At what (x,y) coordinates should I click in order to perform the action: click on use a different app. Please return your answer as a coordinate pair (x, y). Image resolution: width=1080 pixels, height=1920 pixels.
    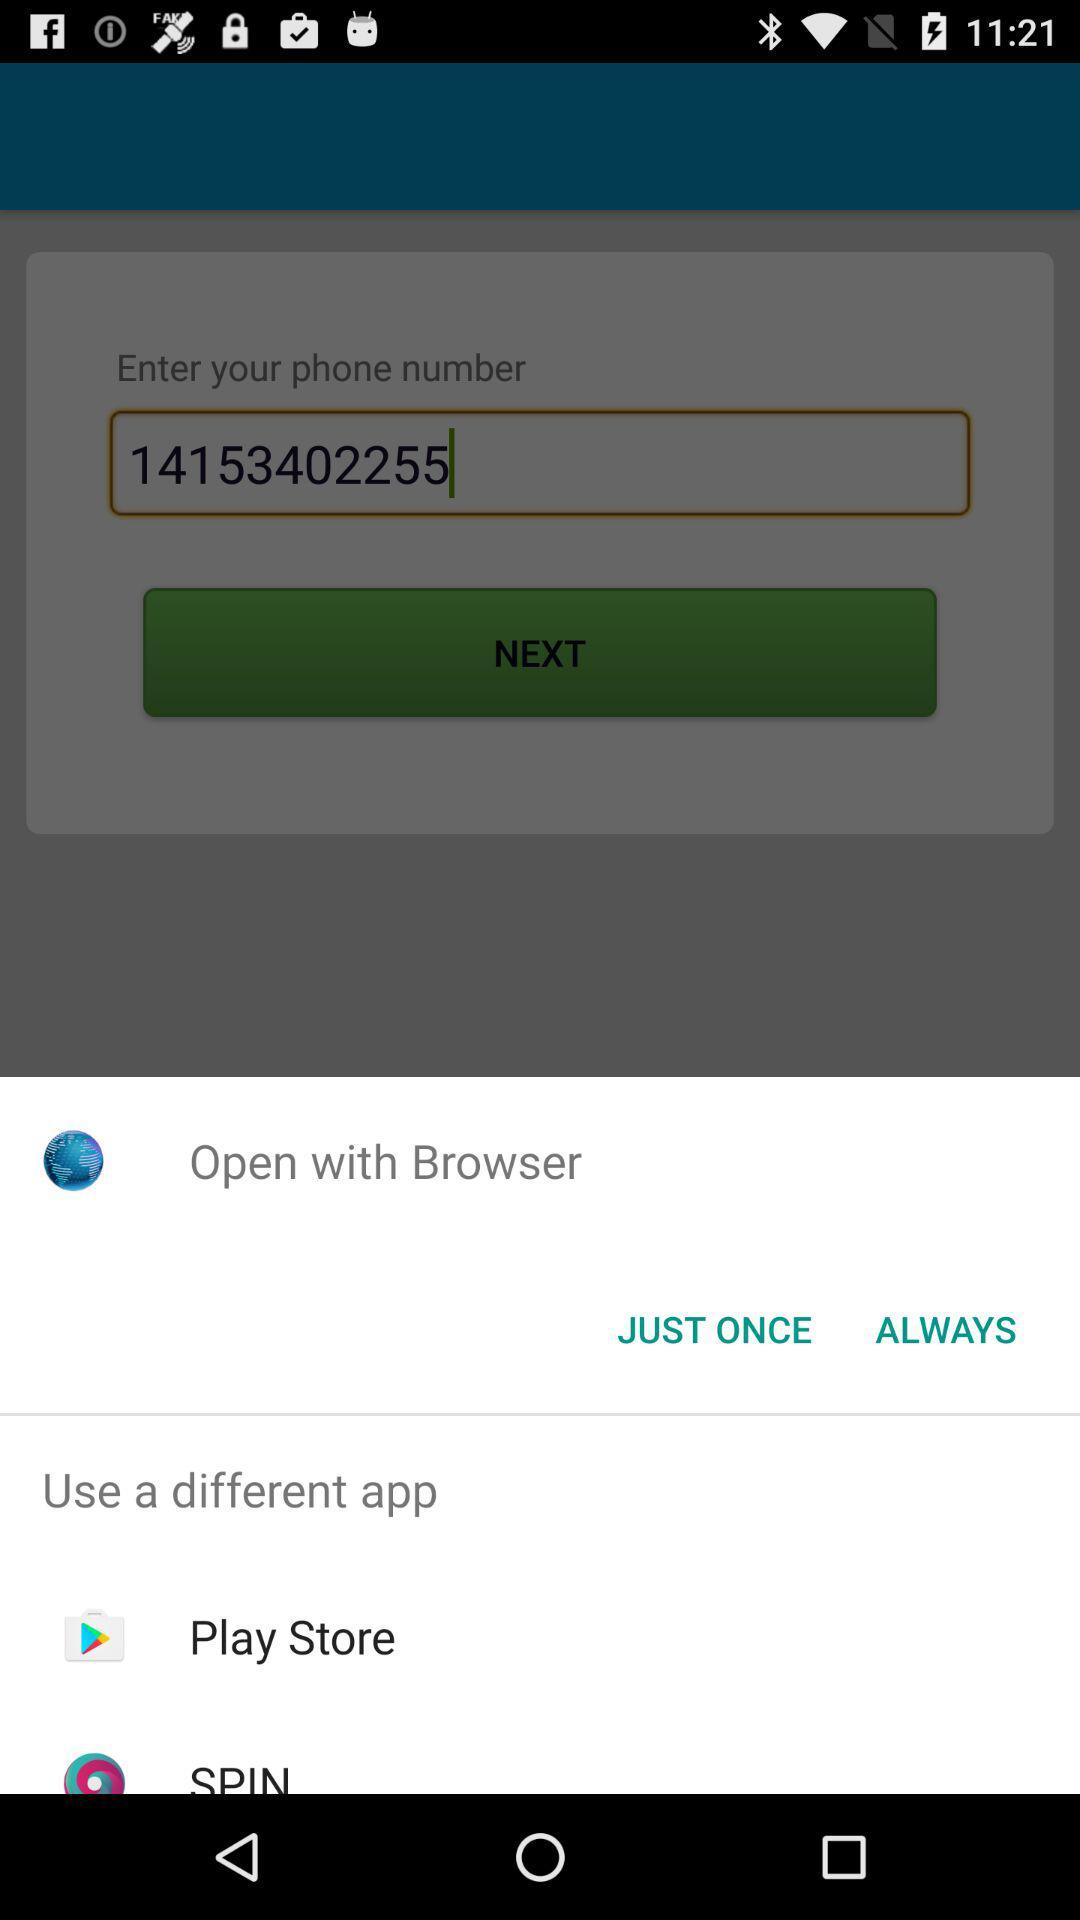
    Looking at the image, I should click on (540, 1489).